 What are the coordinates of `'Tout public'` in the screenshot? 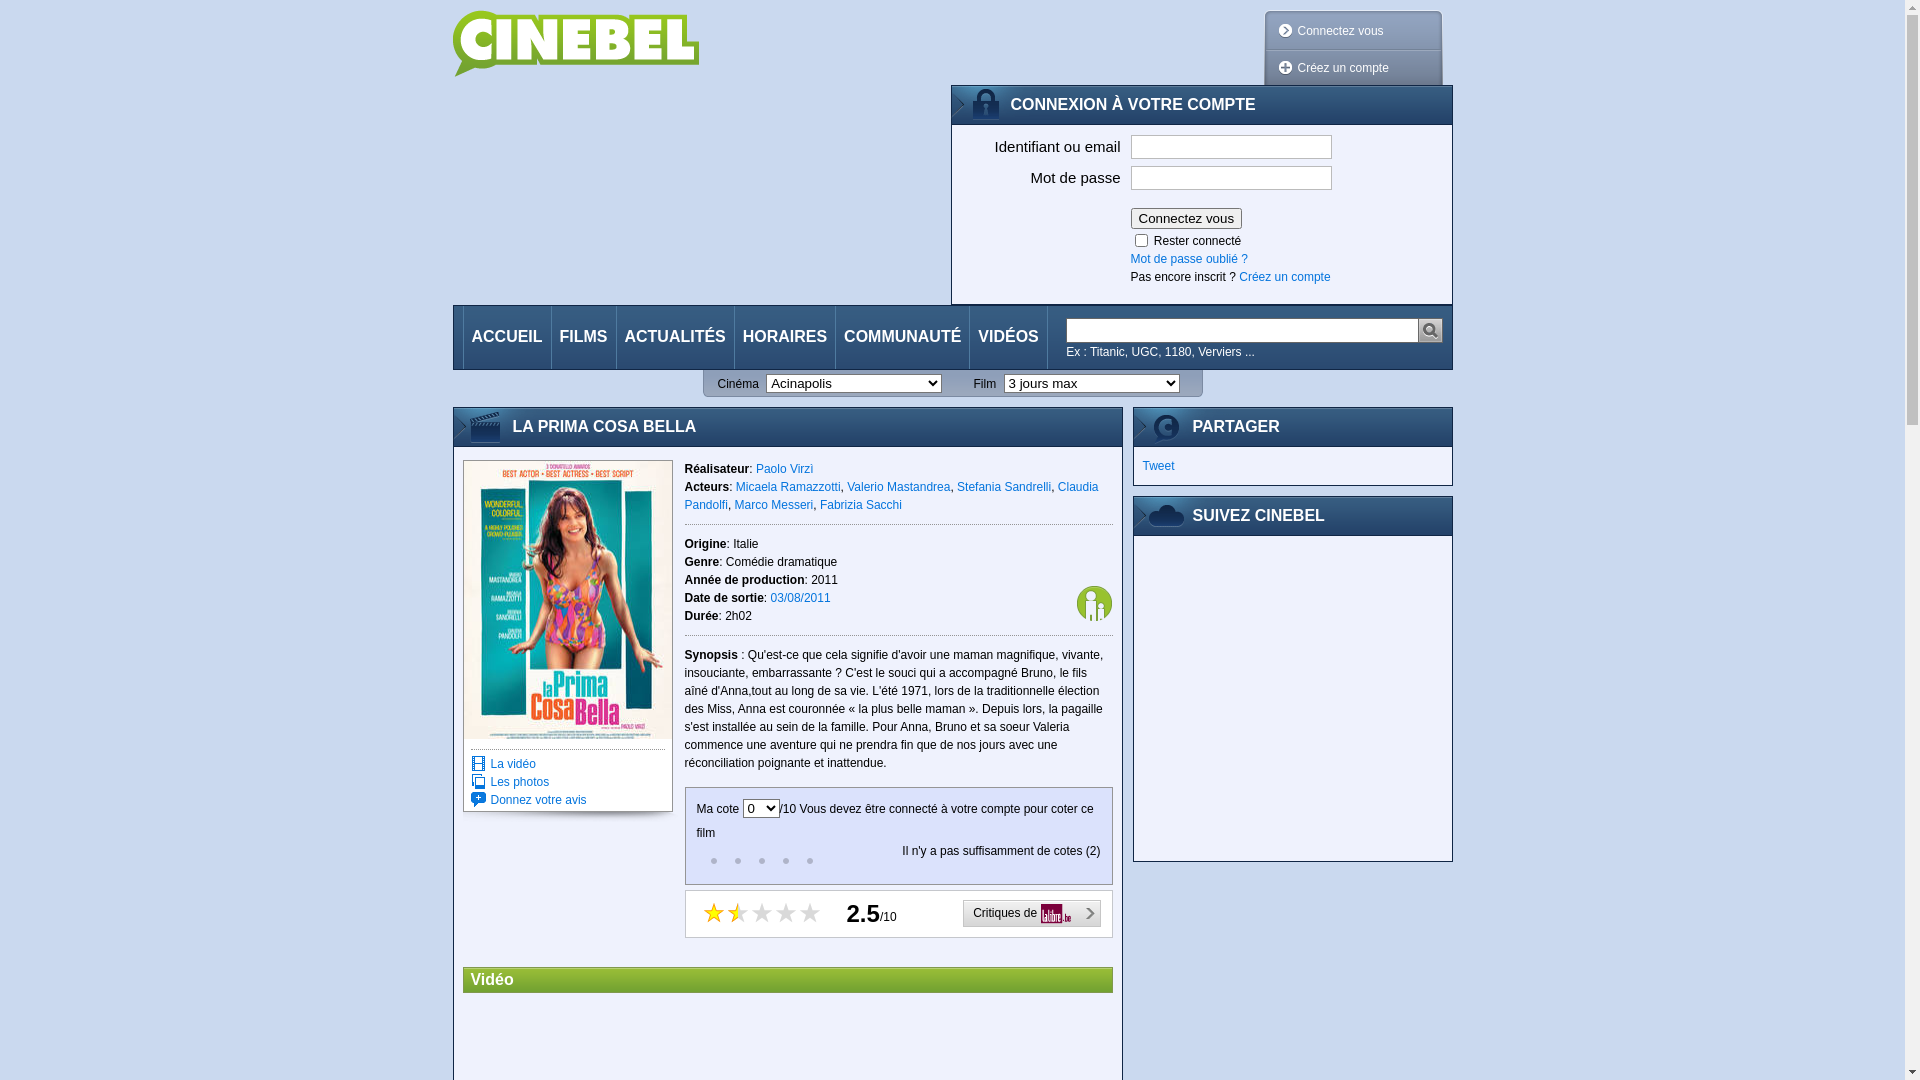 It's located at (1074, 602).